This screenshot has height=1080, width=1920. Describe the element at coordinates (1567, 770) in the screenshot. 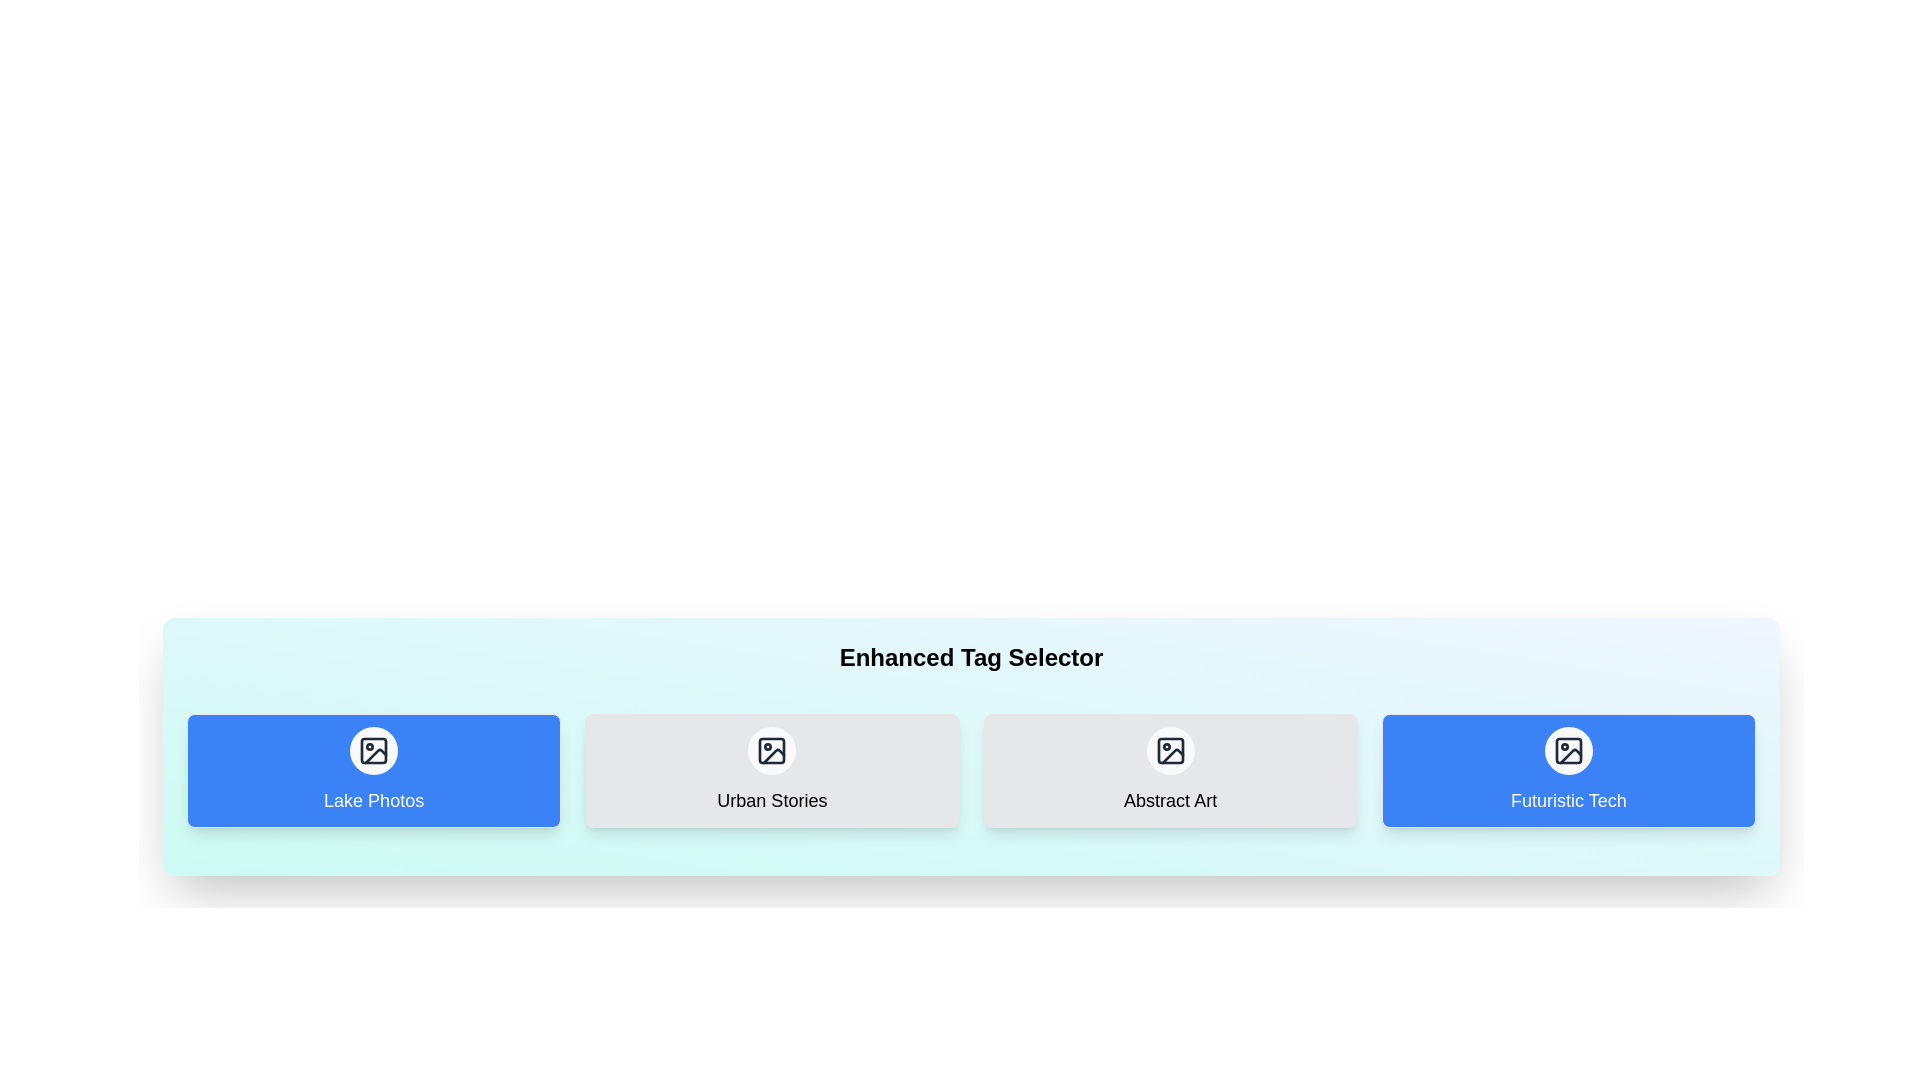

I see `the tag identified by Futuristic Tech` at that location.